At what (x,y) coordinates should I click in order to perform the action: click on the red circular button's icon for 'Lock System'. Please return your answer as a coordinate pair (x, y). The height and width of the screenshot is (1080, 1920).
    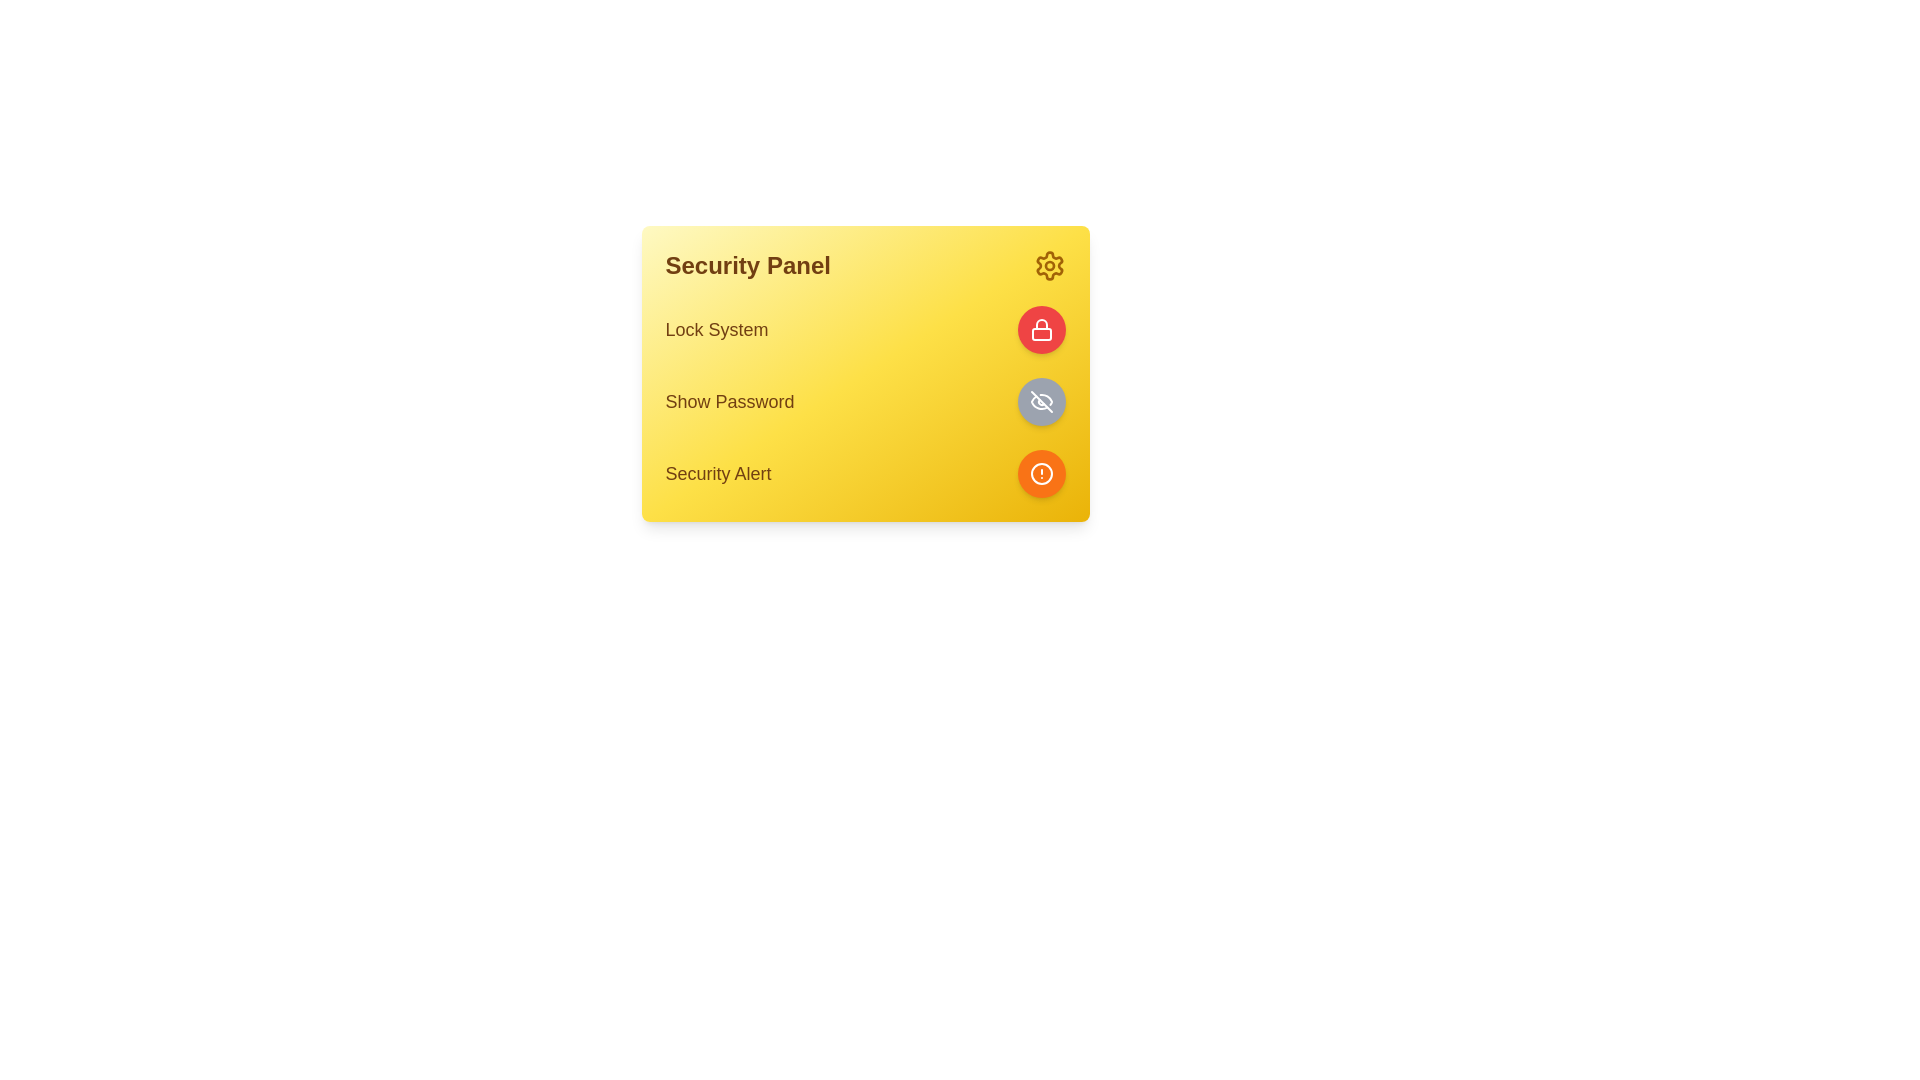
    Looking at the image, I should click on (1040, 329).